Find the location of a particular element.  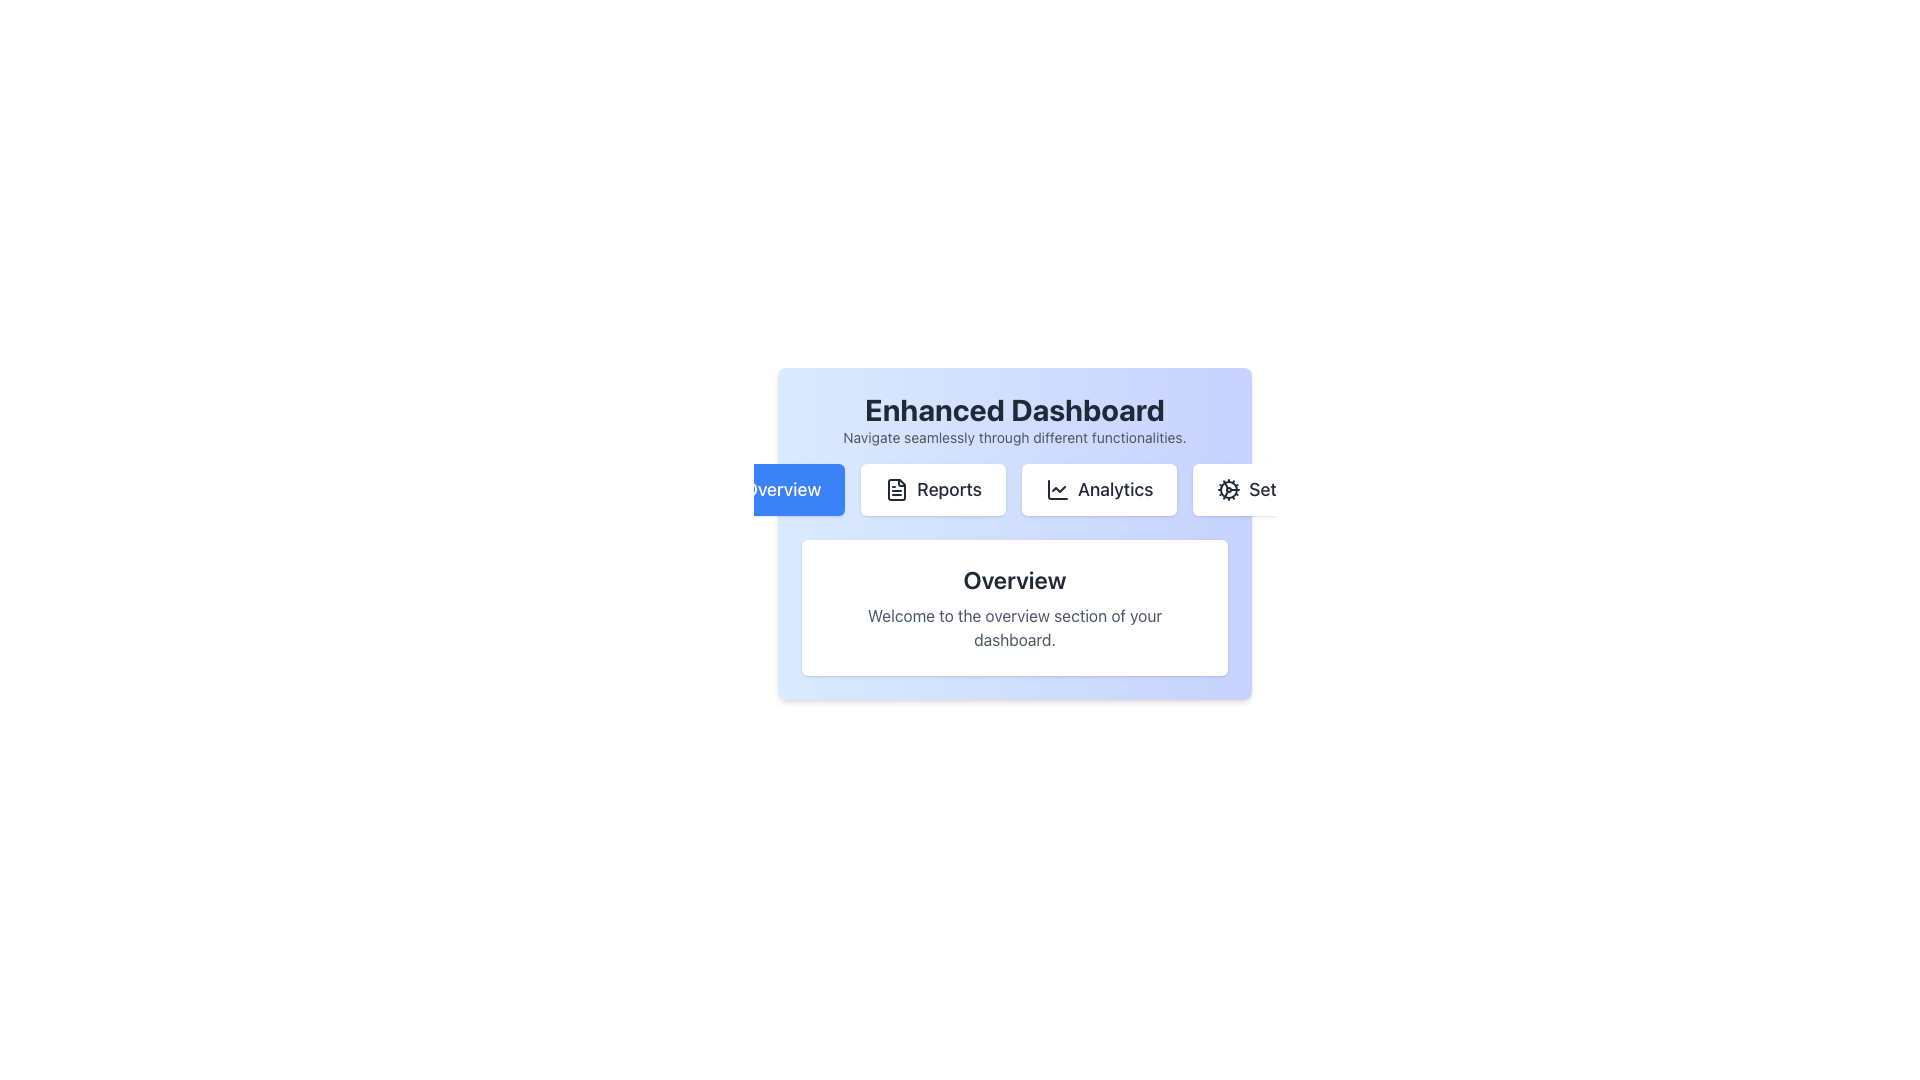

the navigation button that directs the user to the 'Overview' section of the application, located in the upper middle portion of the light blue panel is located at coordinates (765, 489).